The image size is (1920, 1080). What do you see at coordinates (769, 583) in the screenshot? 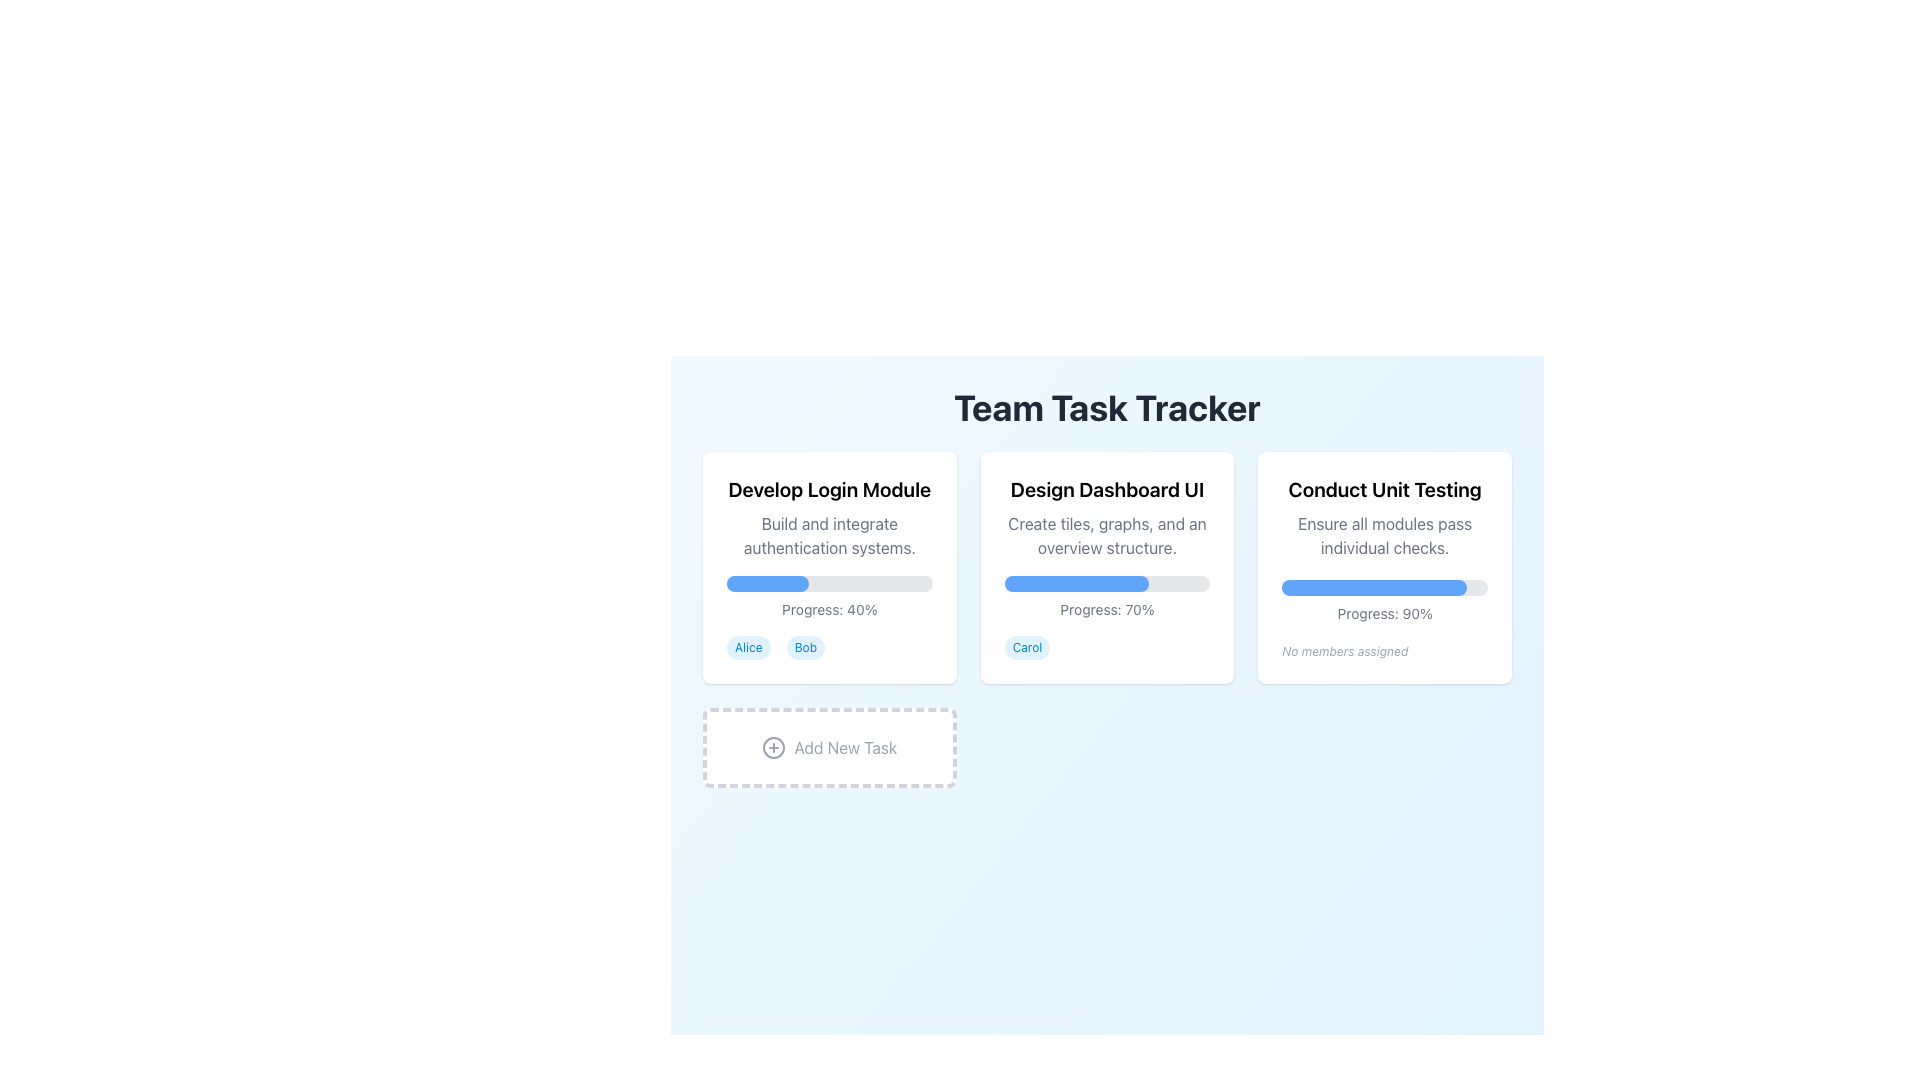
I see `the progress bar value` at bounding box center [769, 583].